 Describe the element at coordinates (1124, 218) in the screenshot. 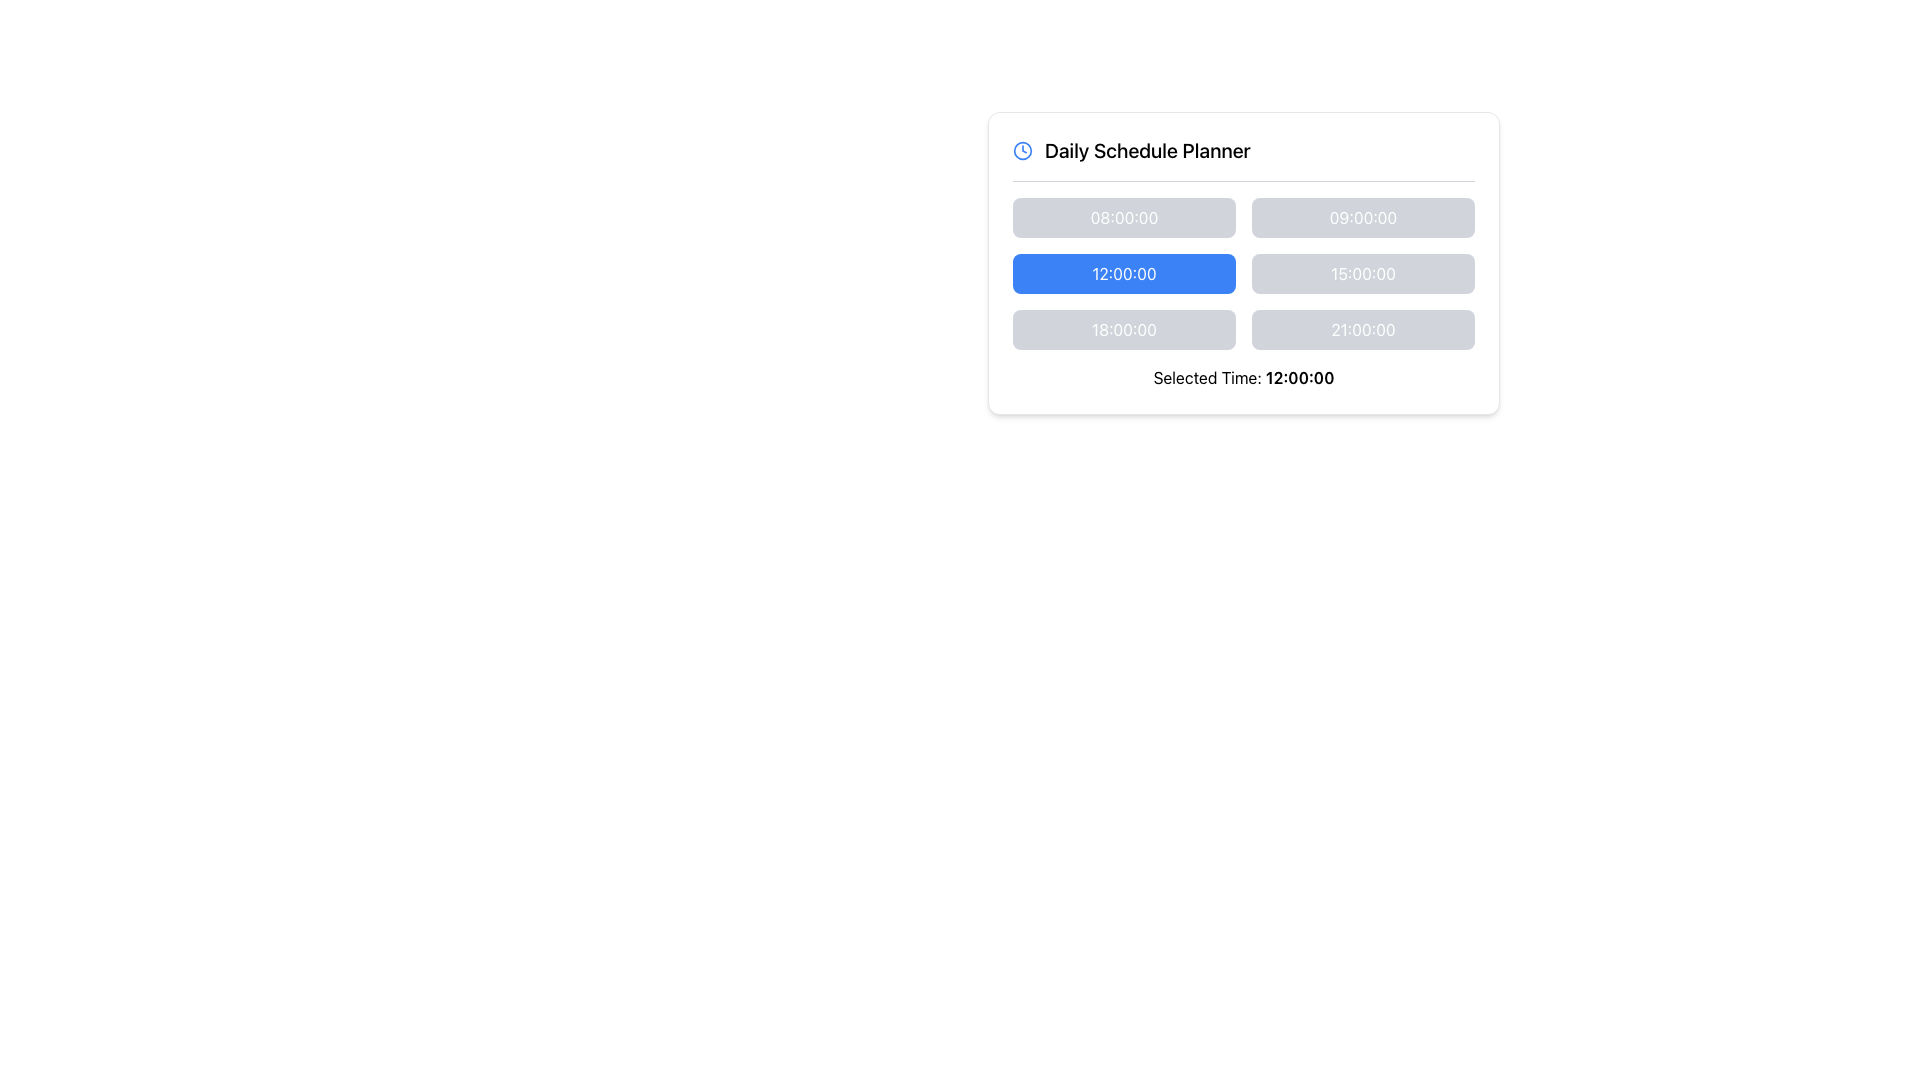

I see `the button displaying '08:00:00' with a gray background` at that location.